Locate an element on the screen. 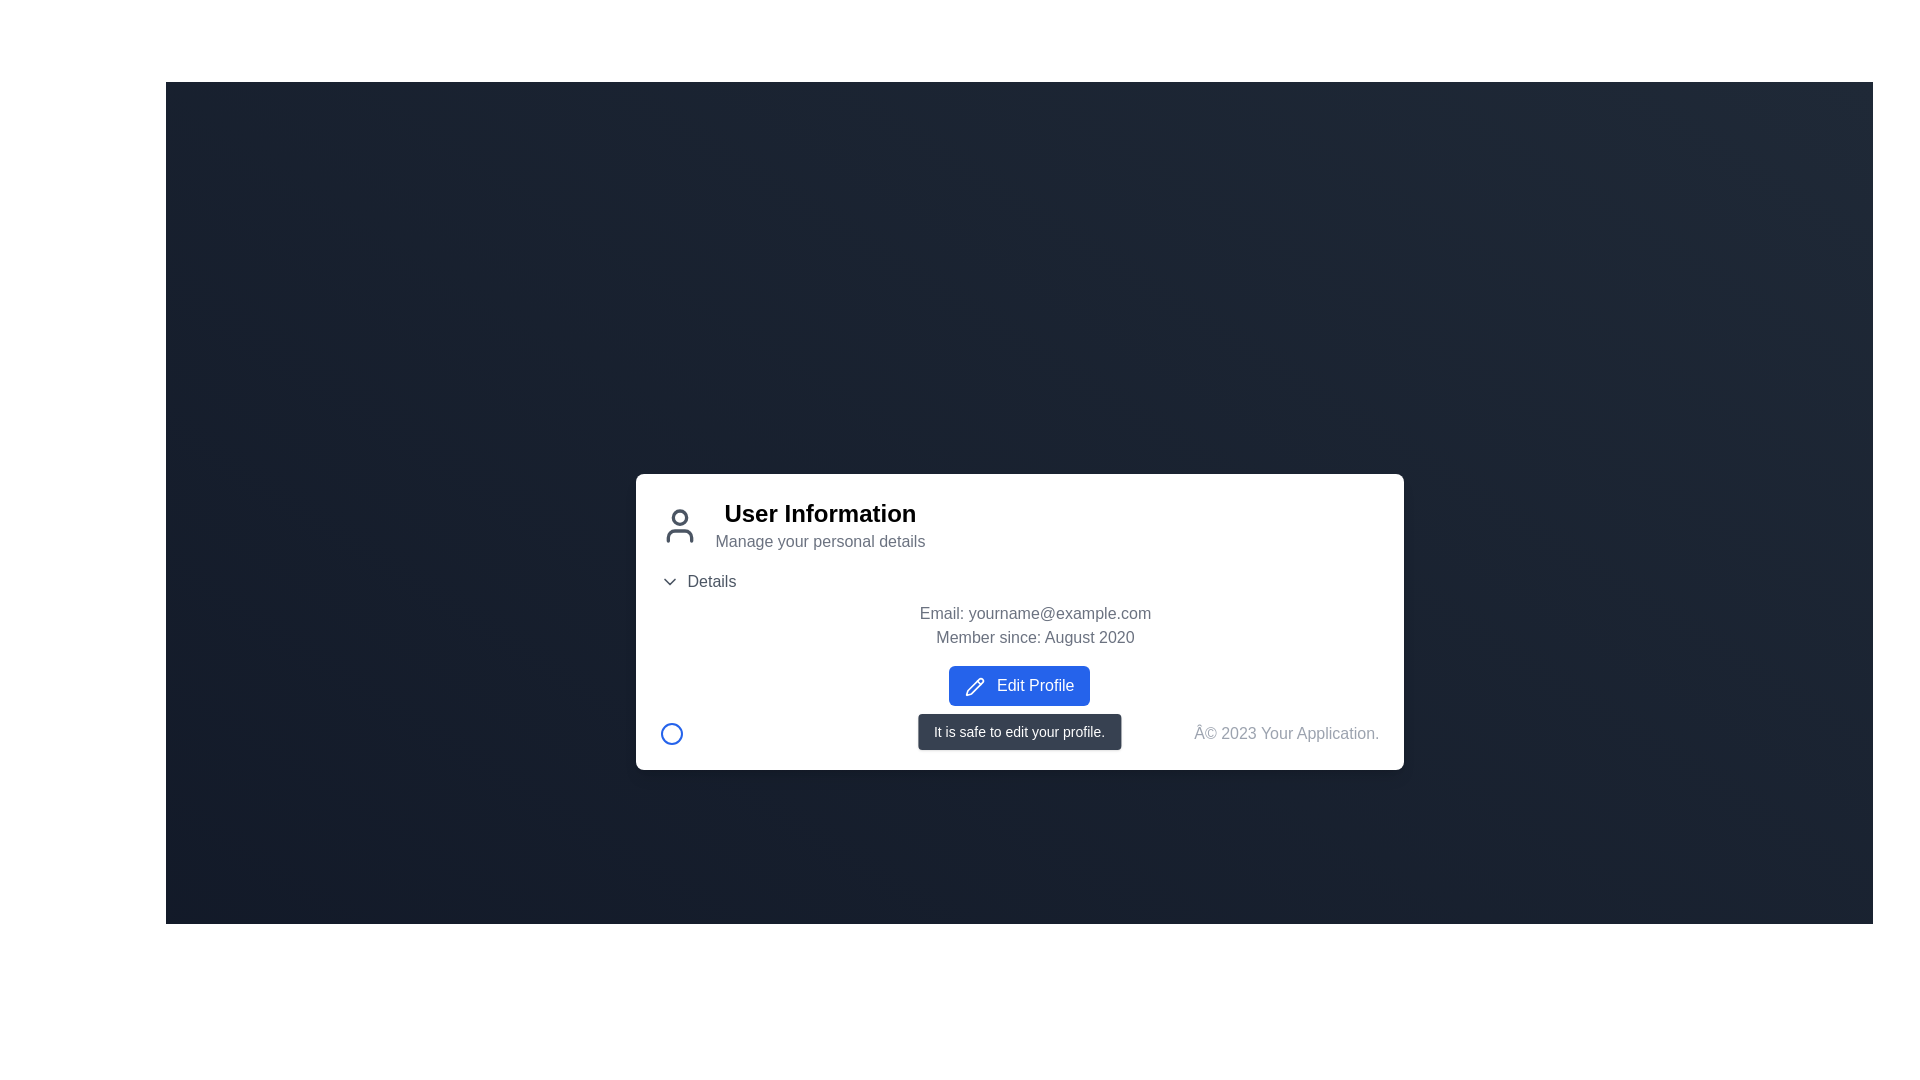 The image size is (1920, 1080). the 'Edit Profile' button located at the bottom of the 'User Information' card is located at coordinates (1019, 685).